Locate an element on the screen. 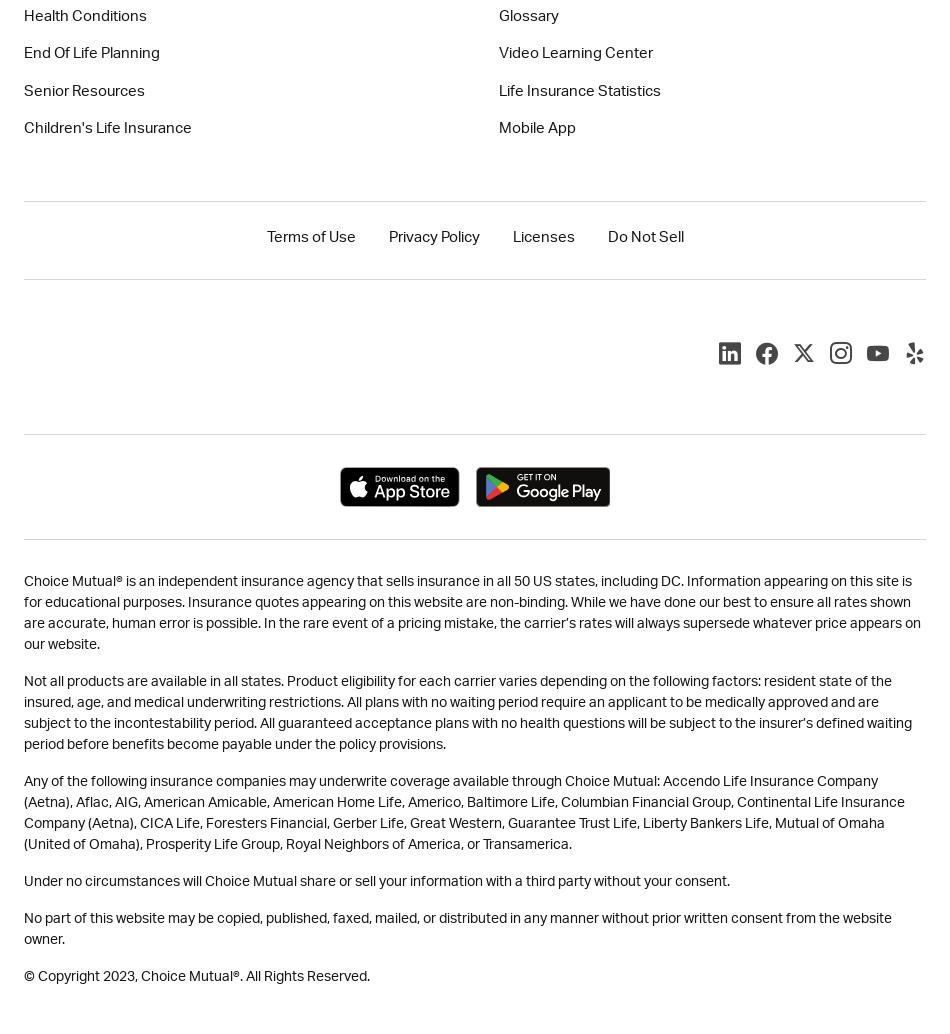 The height and width of the screenshot is (1034, 950). 'Do Not Sell' is located at coordinates (606, 237).